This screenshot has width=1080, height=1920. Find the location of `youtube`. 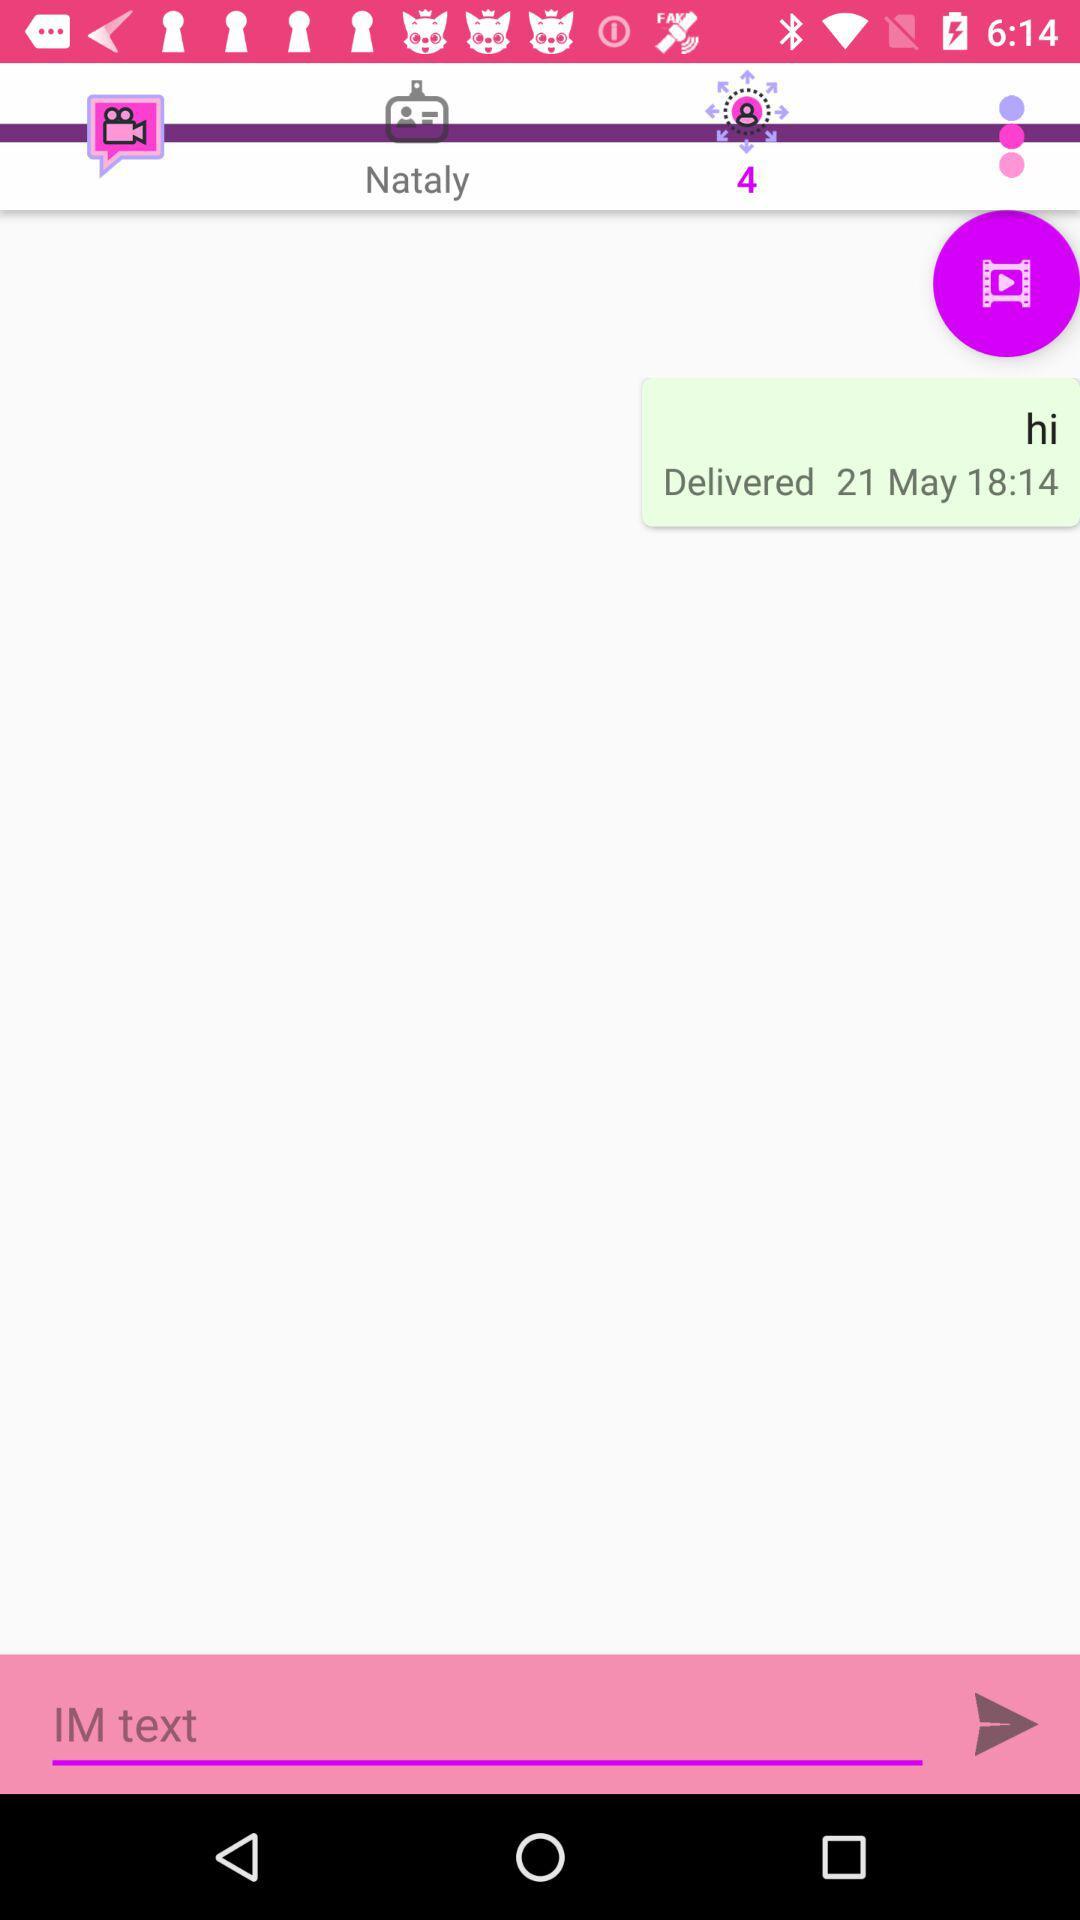

youtube is located at coordinates (1006, 282).